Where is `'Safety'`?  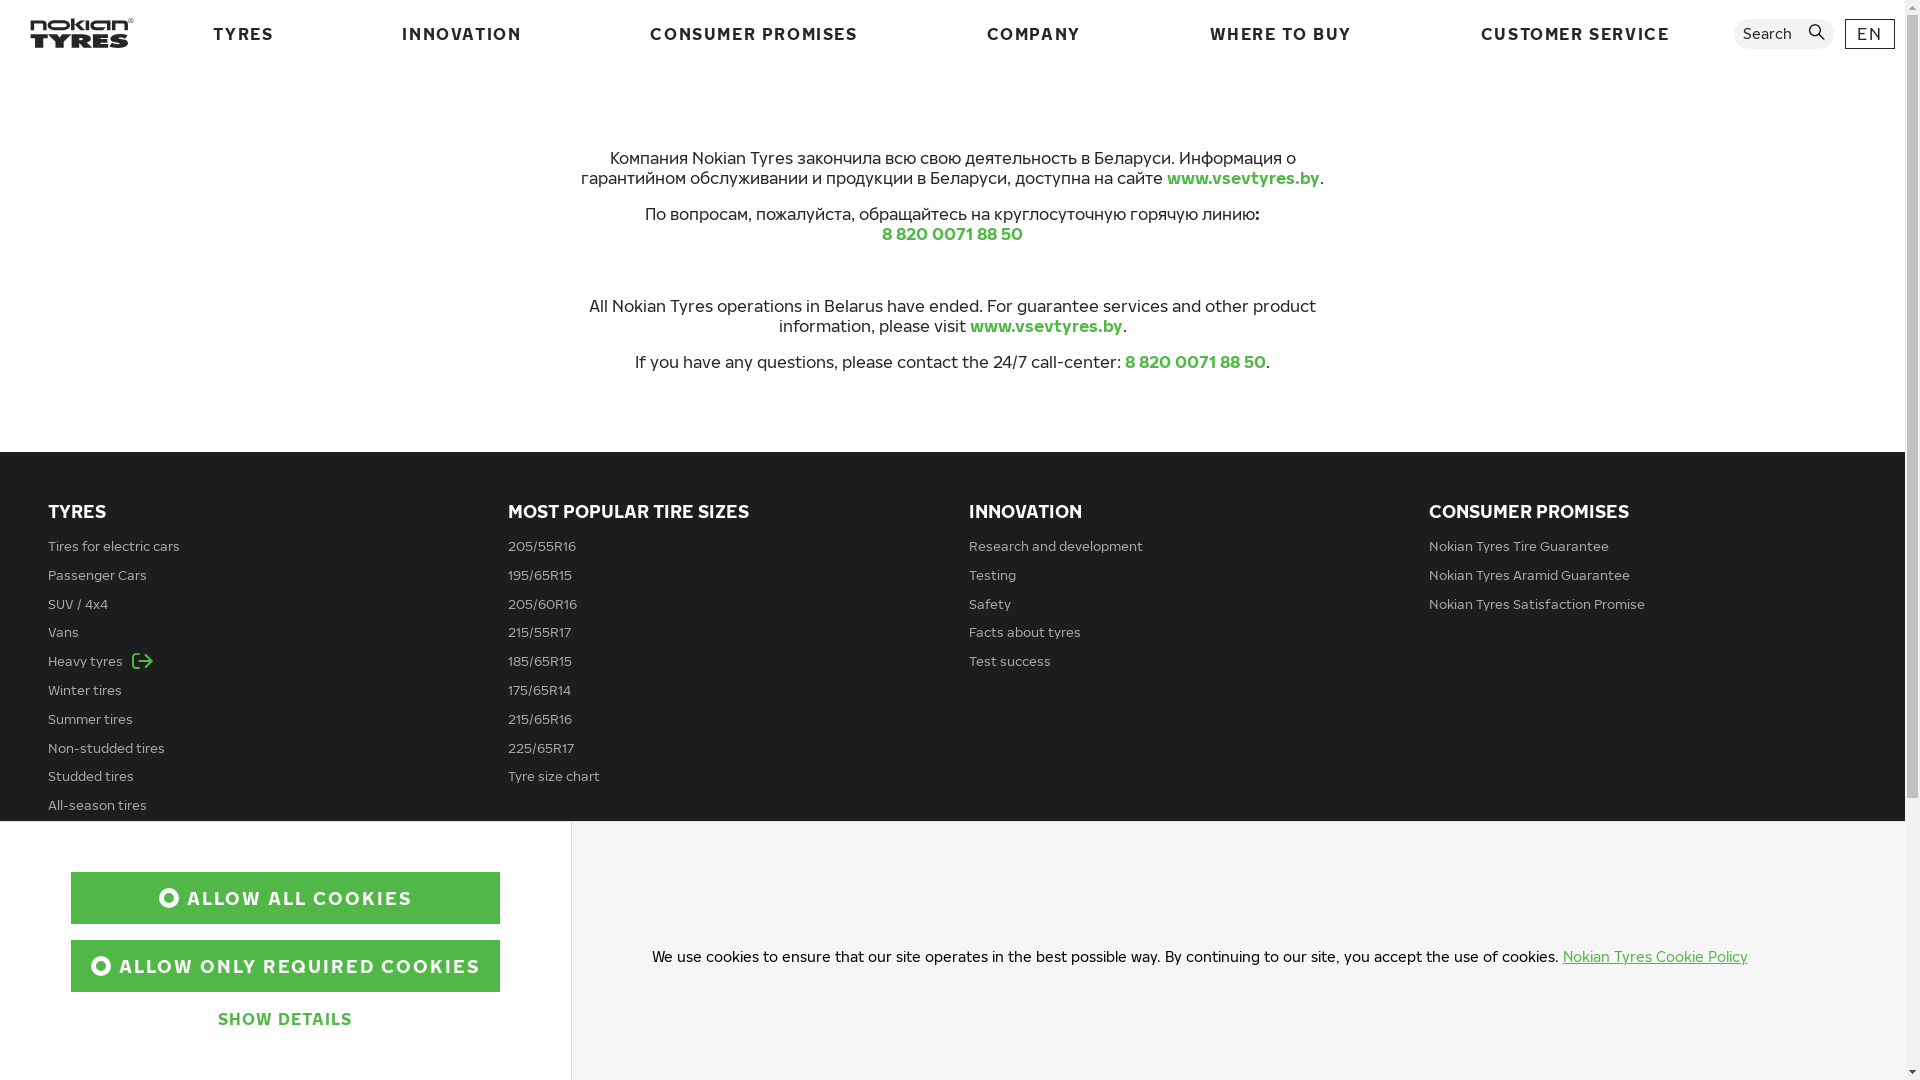
'Safety' is located at coordinates (968, 603).